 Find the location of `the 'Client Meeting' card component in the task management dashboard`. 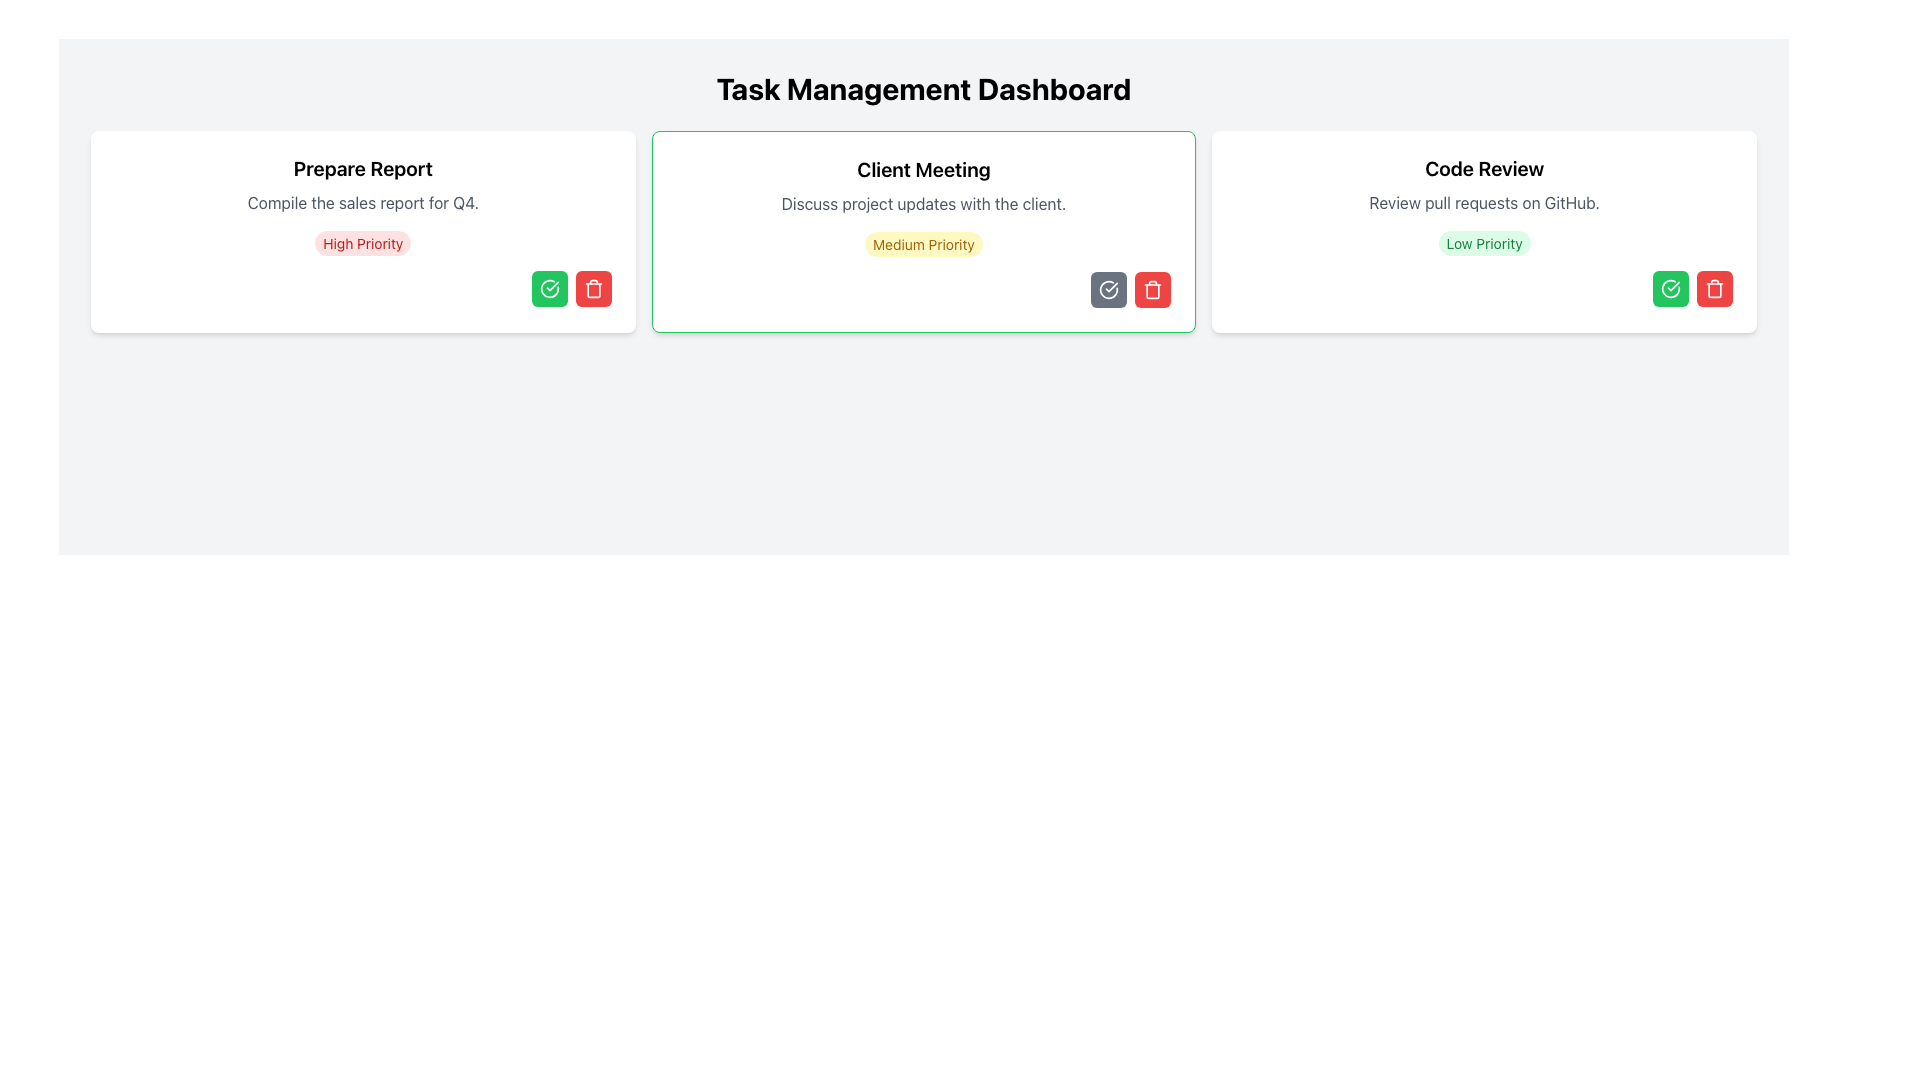

the 'Client Meeting' card component in the task management dashboard is located at coordinates (922, 230).